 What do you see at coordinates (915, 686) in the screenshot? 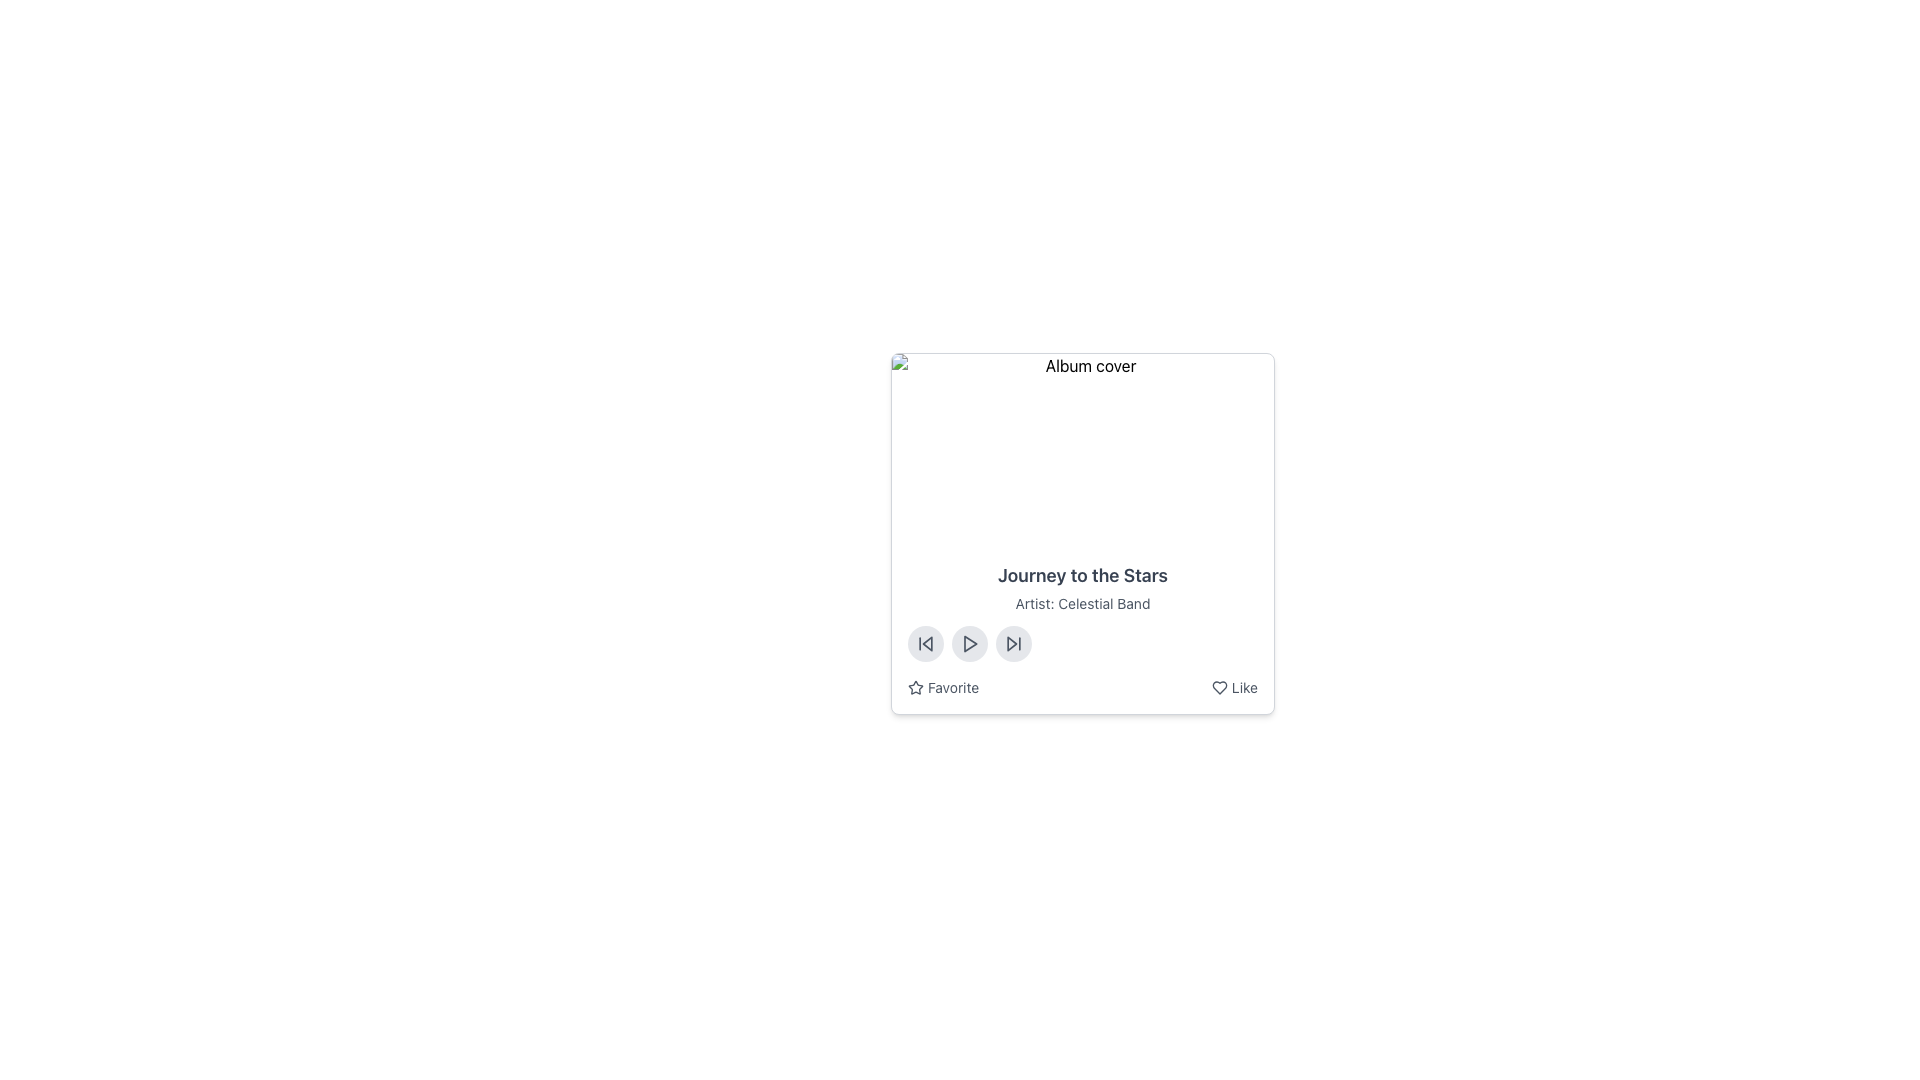
I see `the star-shaped icon indicating the favorite feature, located to the left of the 'Favorite' text` at bounding box center [915, 686].